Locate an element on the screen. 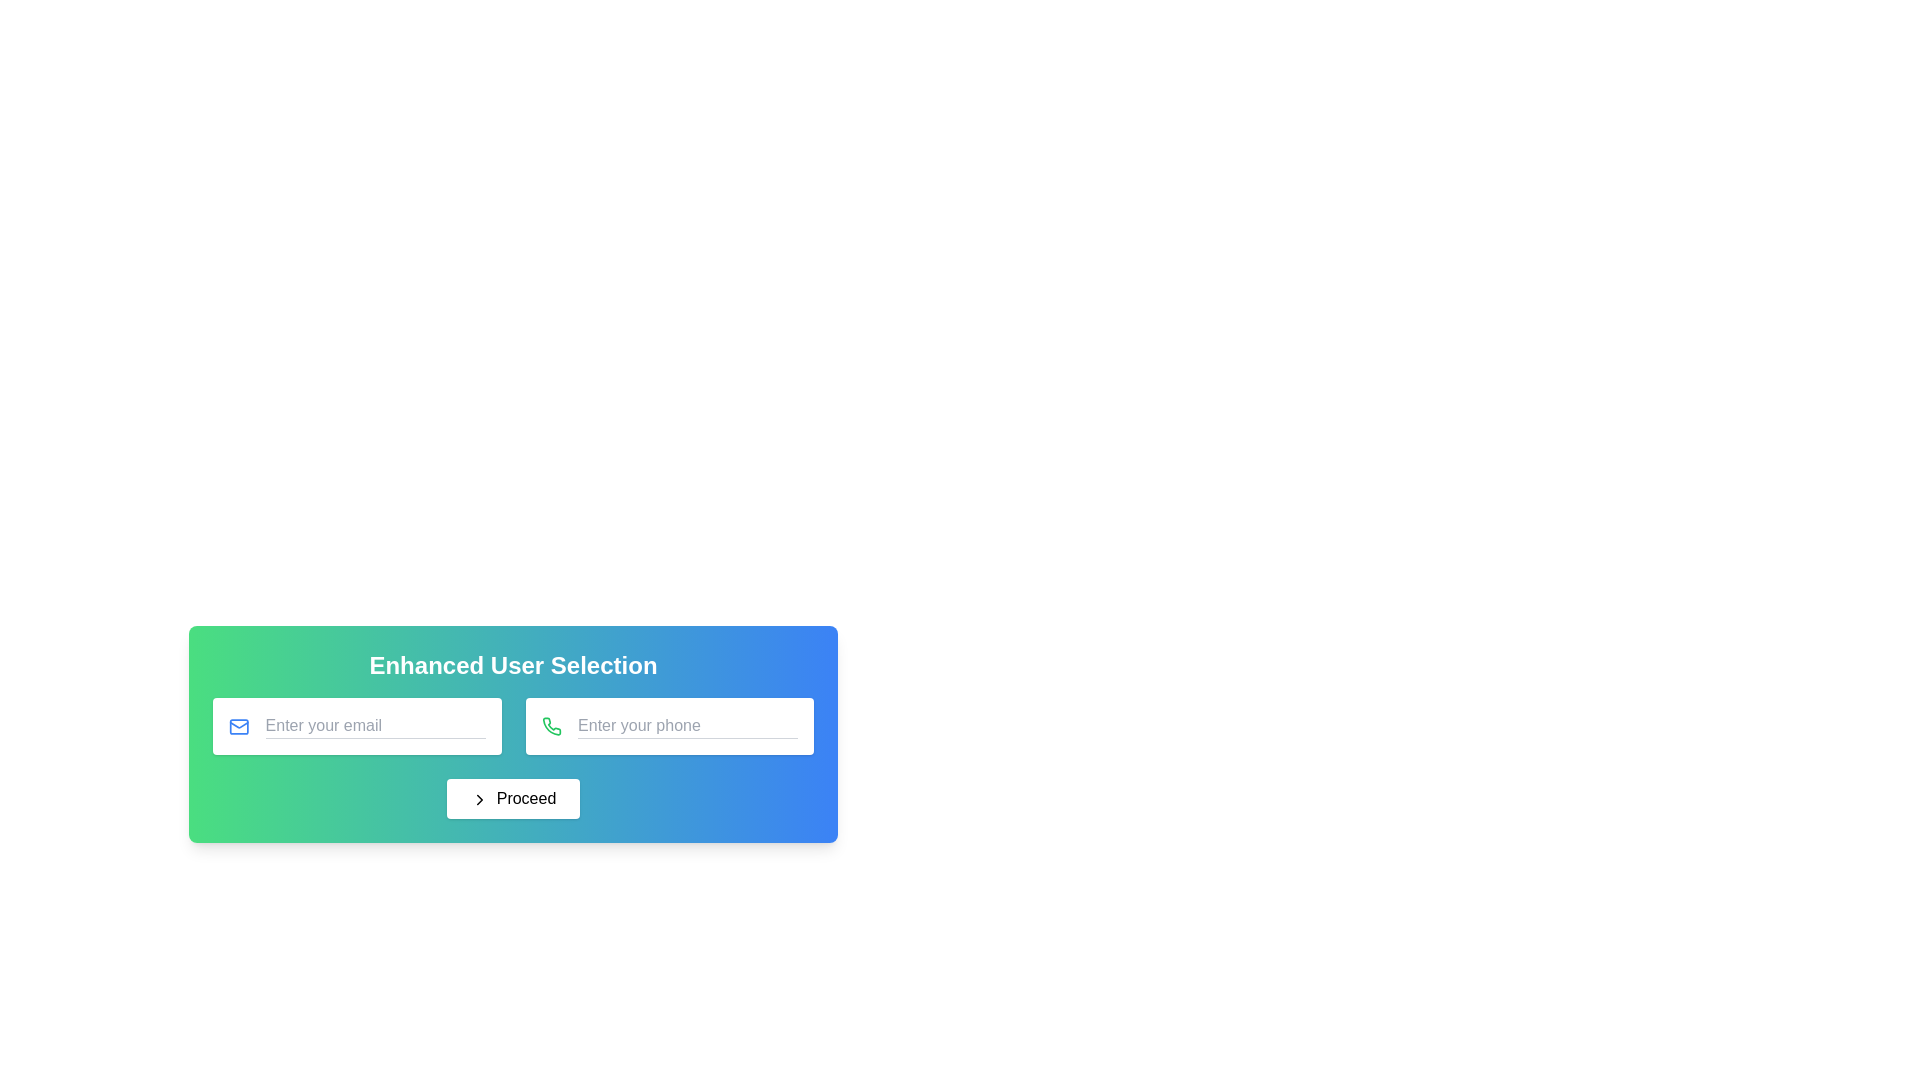 The width and height of the screenshot is (1920, 1080). the green phone icon located in the top-right corner of the phone number input bar is located at coordinates (551, 726).